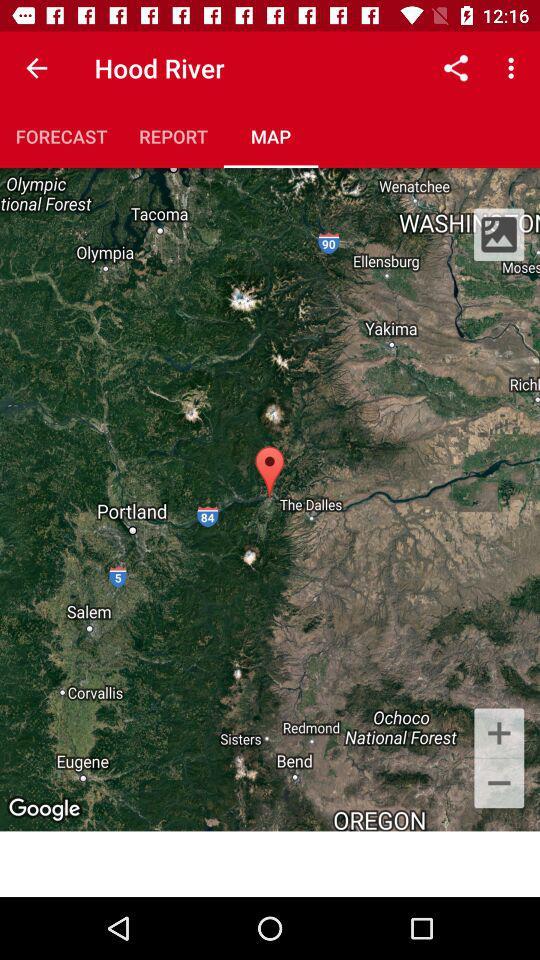 The height and width of the screenshot is (960, 540). I want to click on the item below forecast, so click(270, 498).